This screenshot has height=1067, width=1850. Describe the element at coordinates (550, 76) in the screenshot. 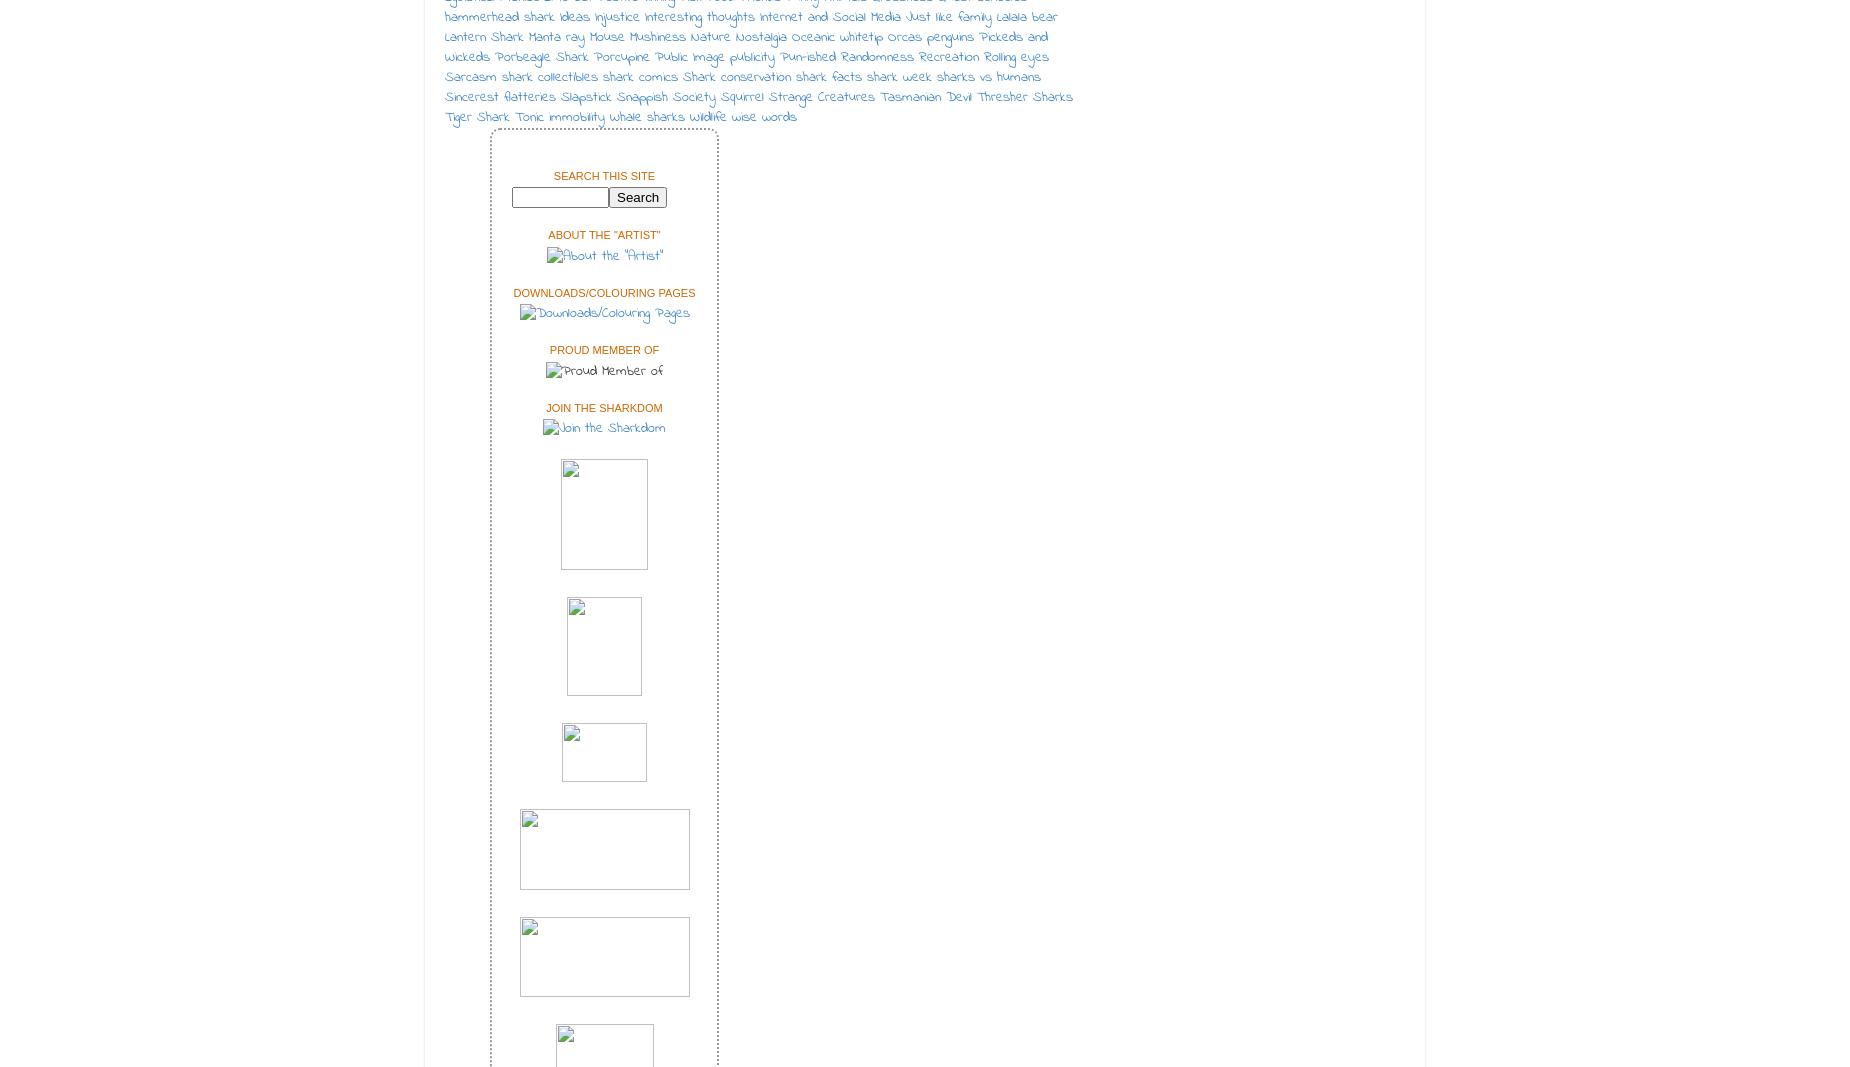

I see `'shark collectibles'` at that location.